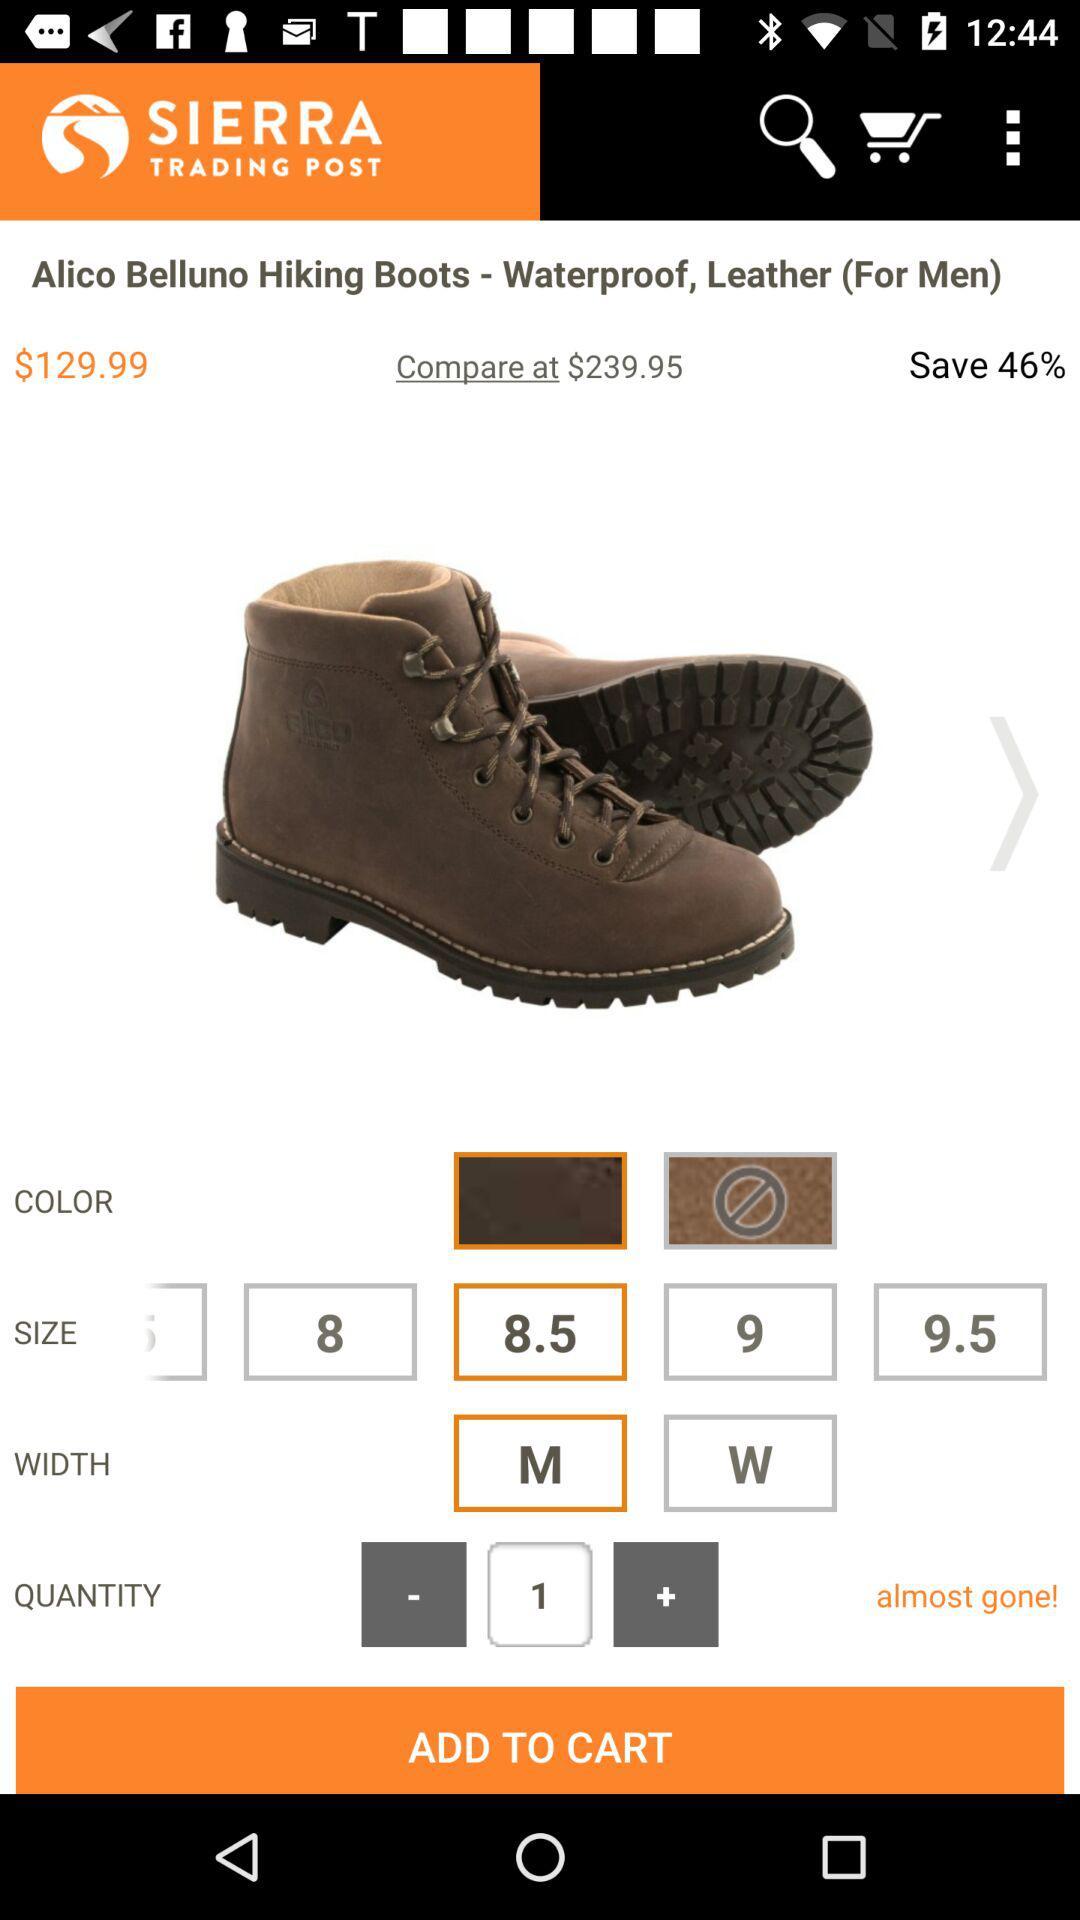 The image size is (1080, 1920). What do you see at coordinates (540, 1739) in the screenshot?
I see `icon below the quantity icon` at bounding box center [540, 1739].